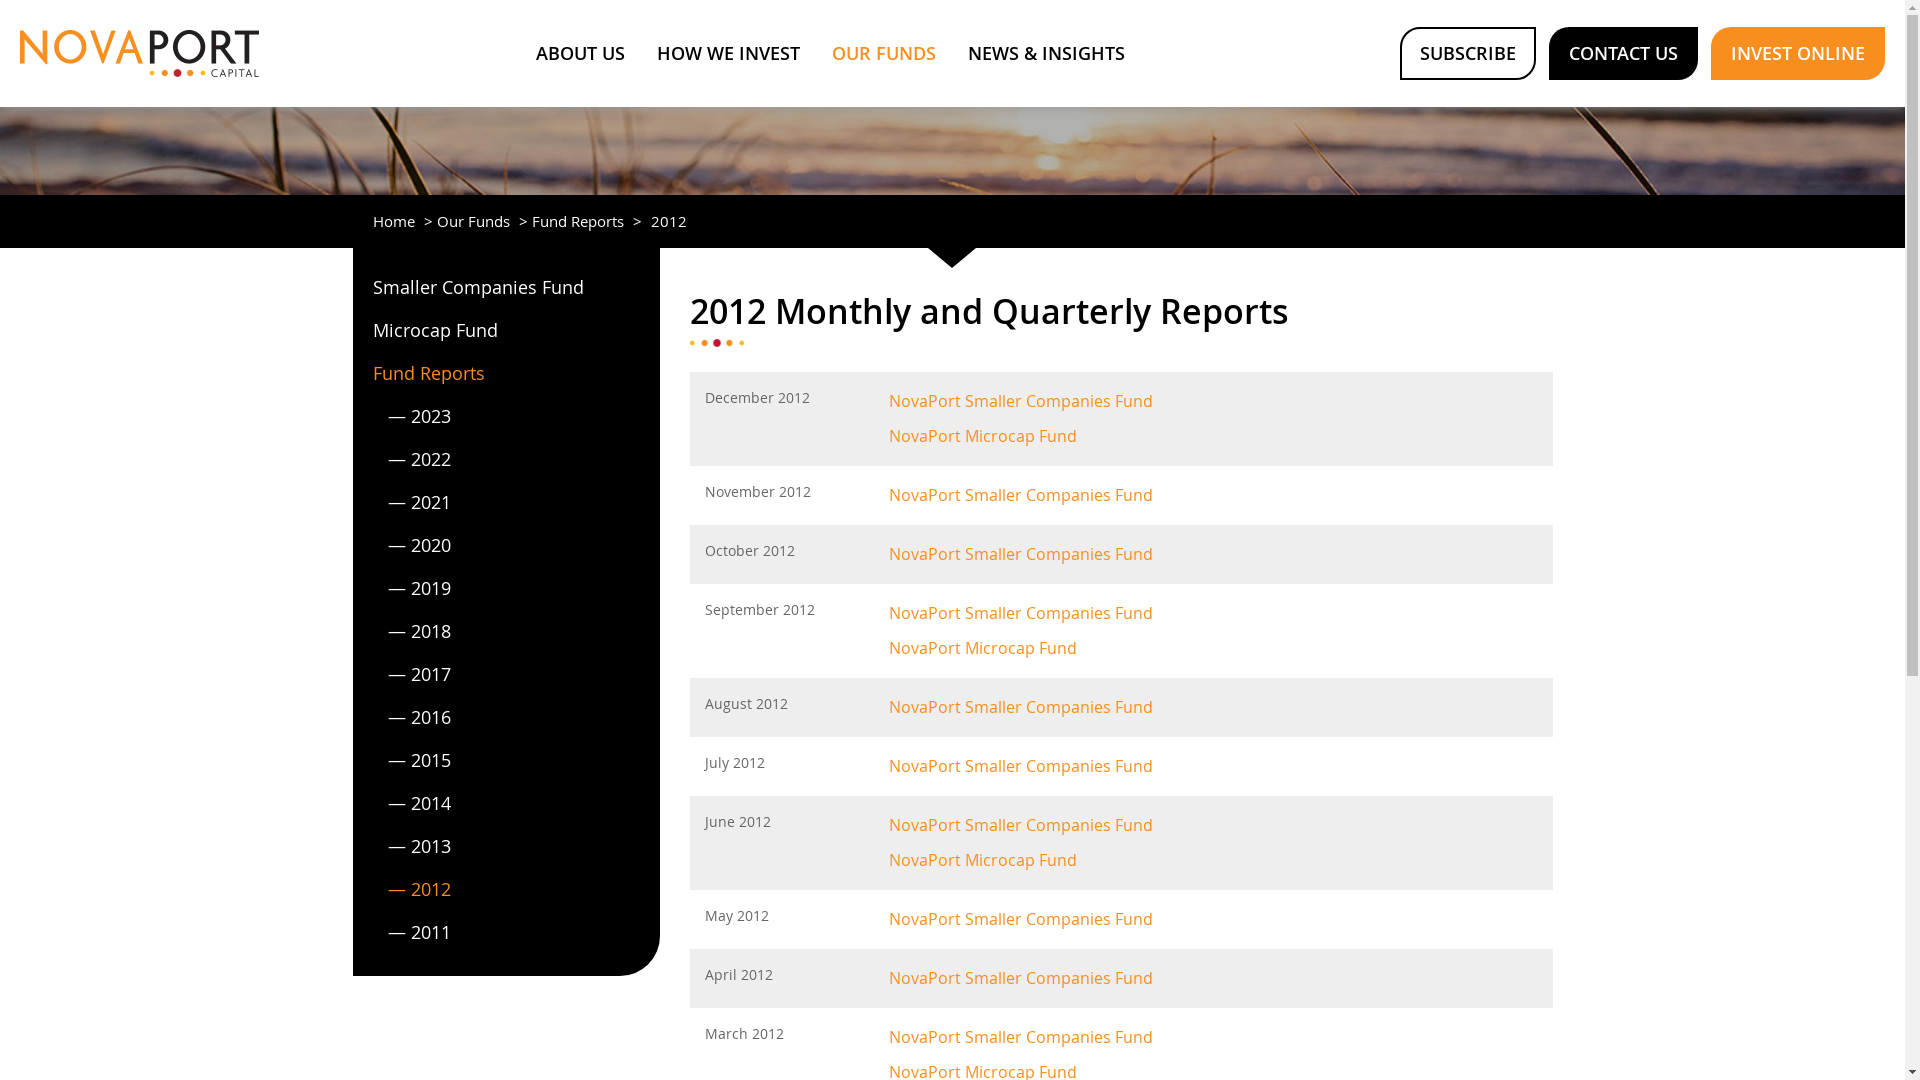 The image size is (1920, 1080). What do you see at coordinates (505, 451) in the screenshot?
I see `'2022'` at bounding box center [505, 451].